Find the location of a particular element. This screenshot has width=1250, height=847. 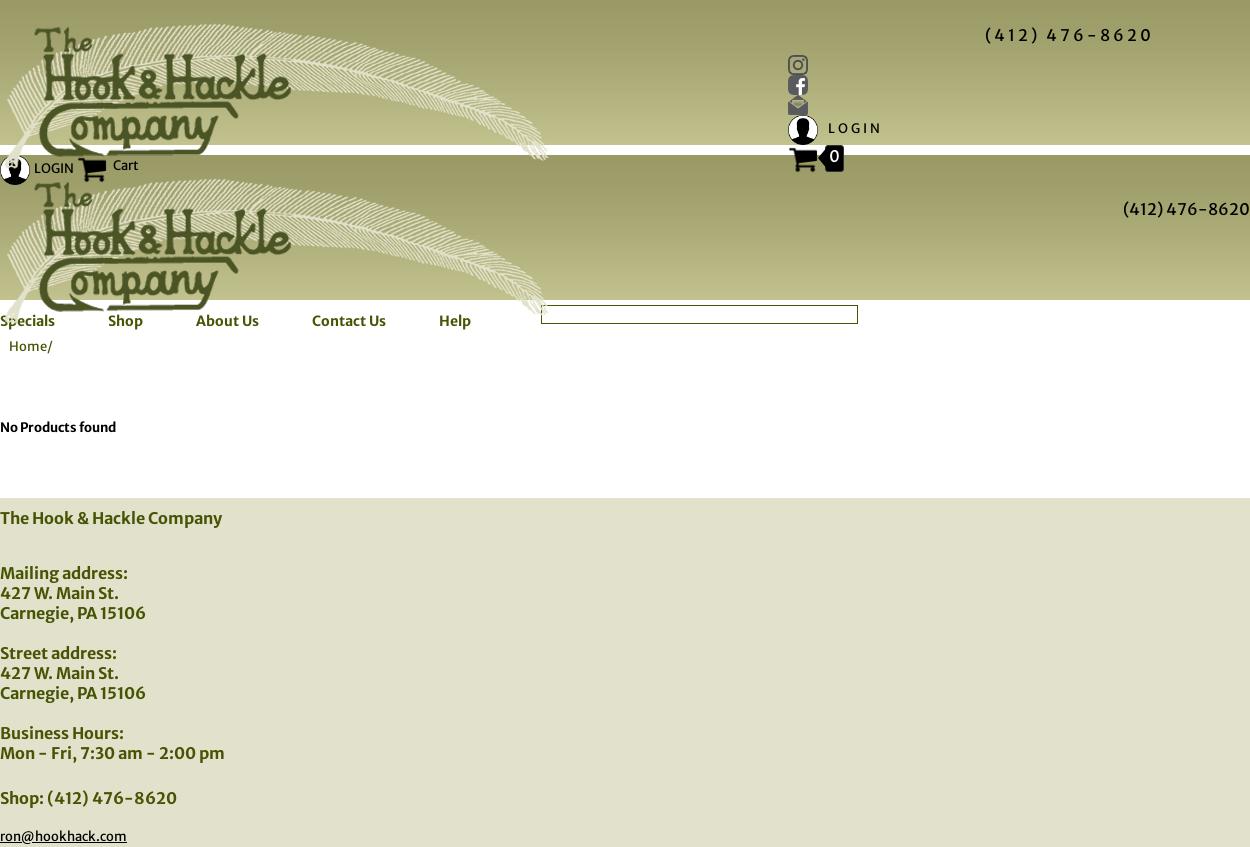

'Home' is located at coordinates (28, 346).